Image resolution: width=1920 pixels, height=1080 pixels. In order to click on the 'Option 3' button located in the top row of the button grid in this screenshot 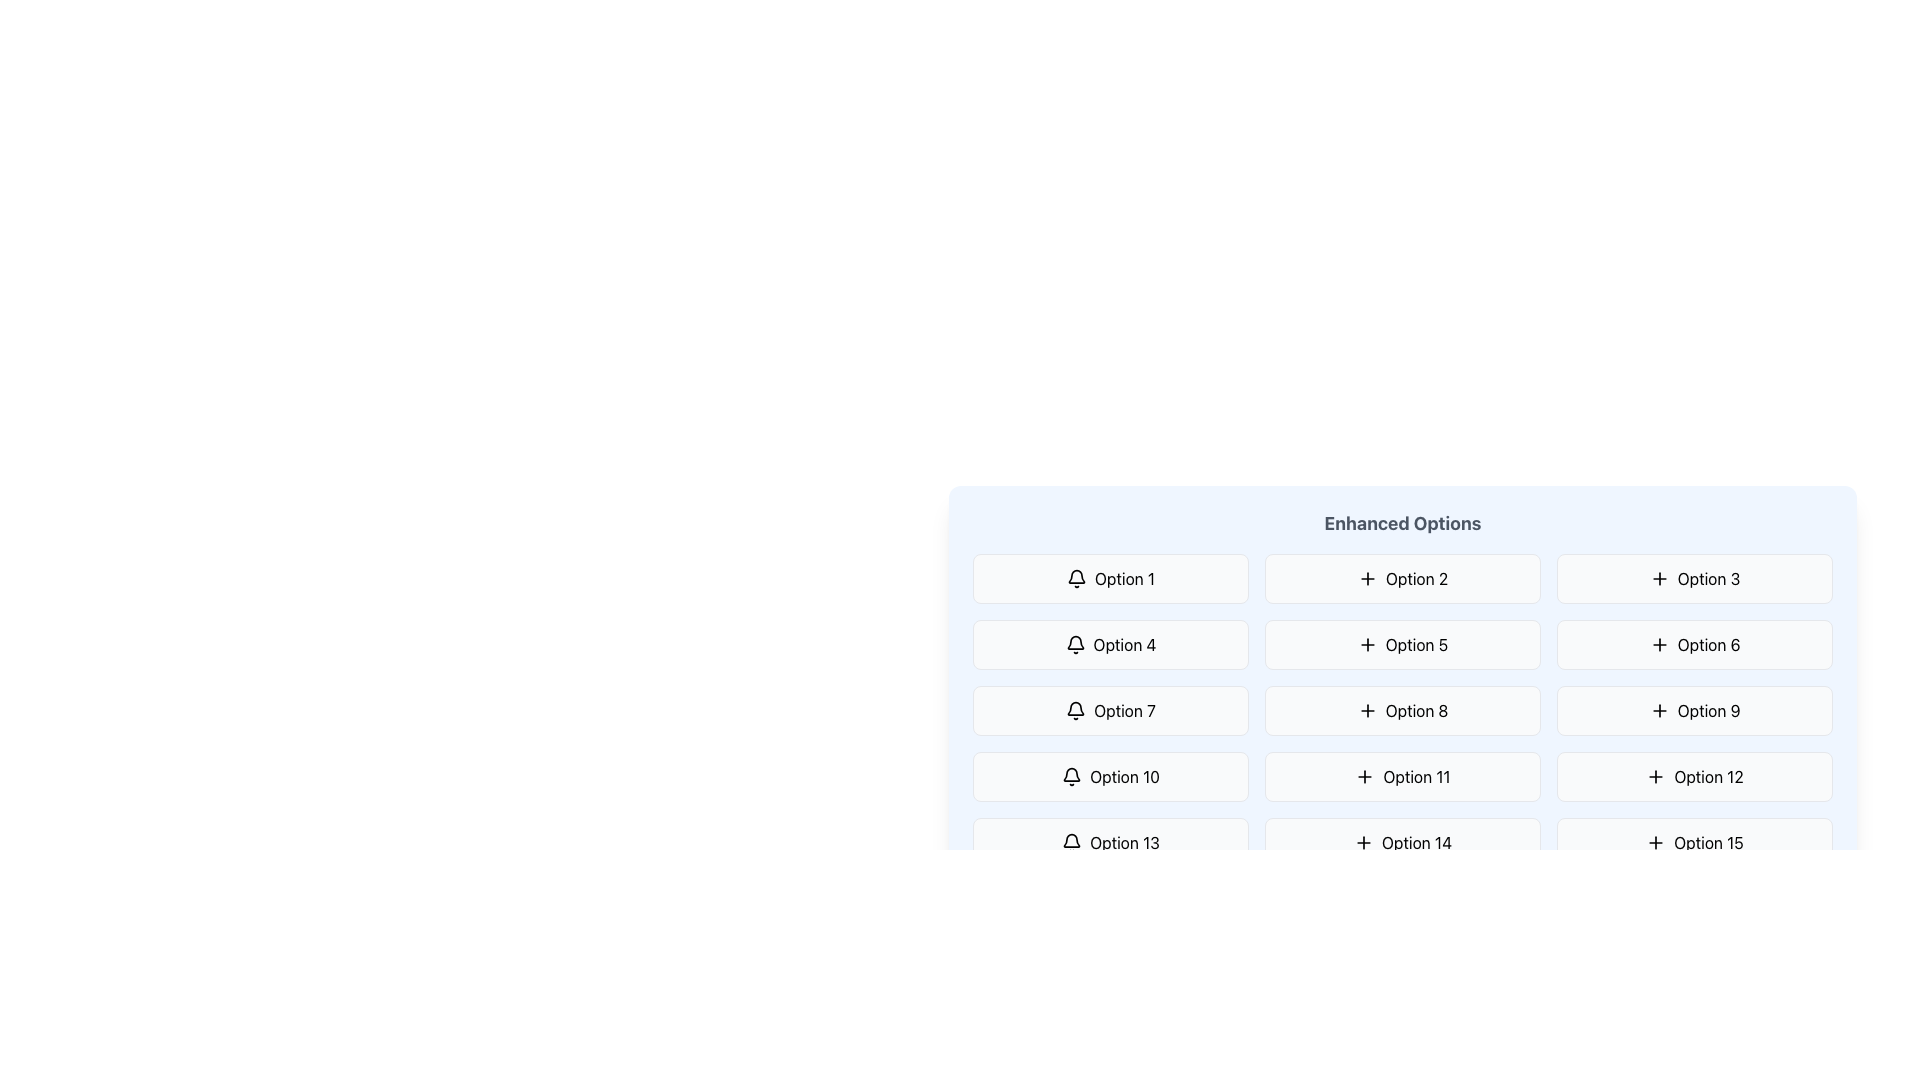, I will do `click(1693, 578)`.